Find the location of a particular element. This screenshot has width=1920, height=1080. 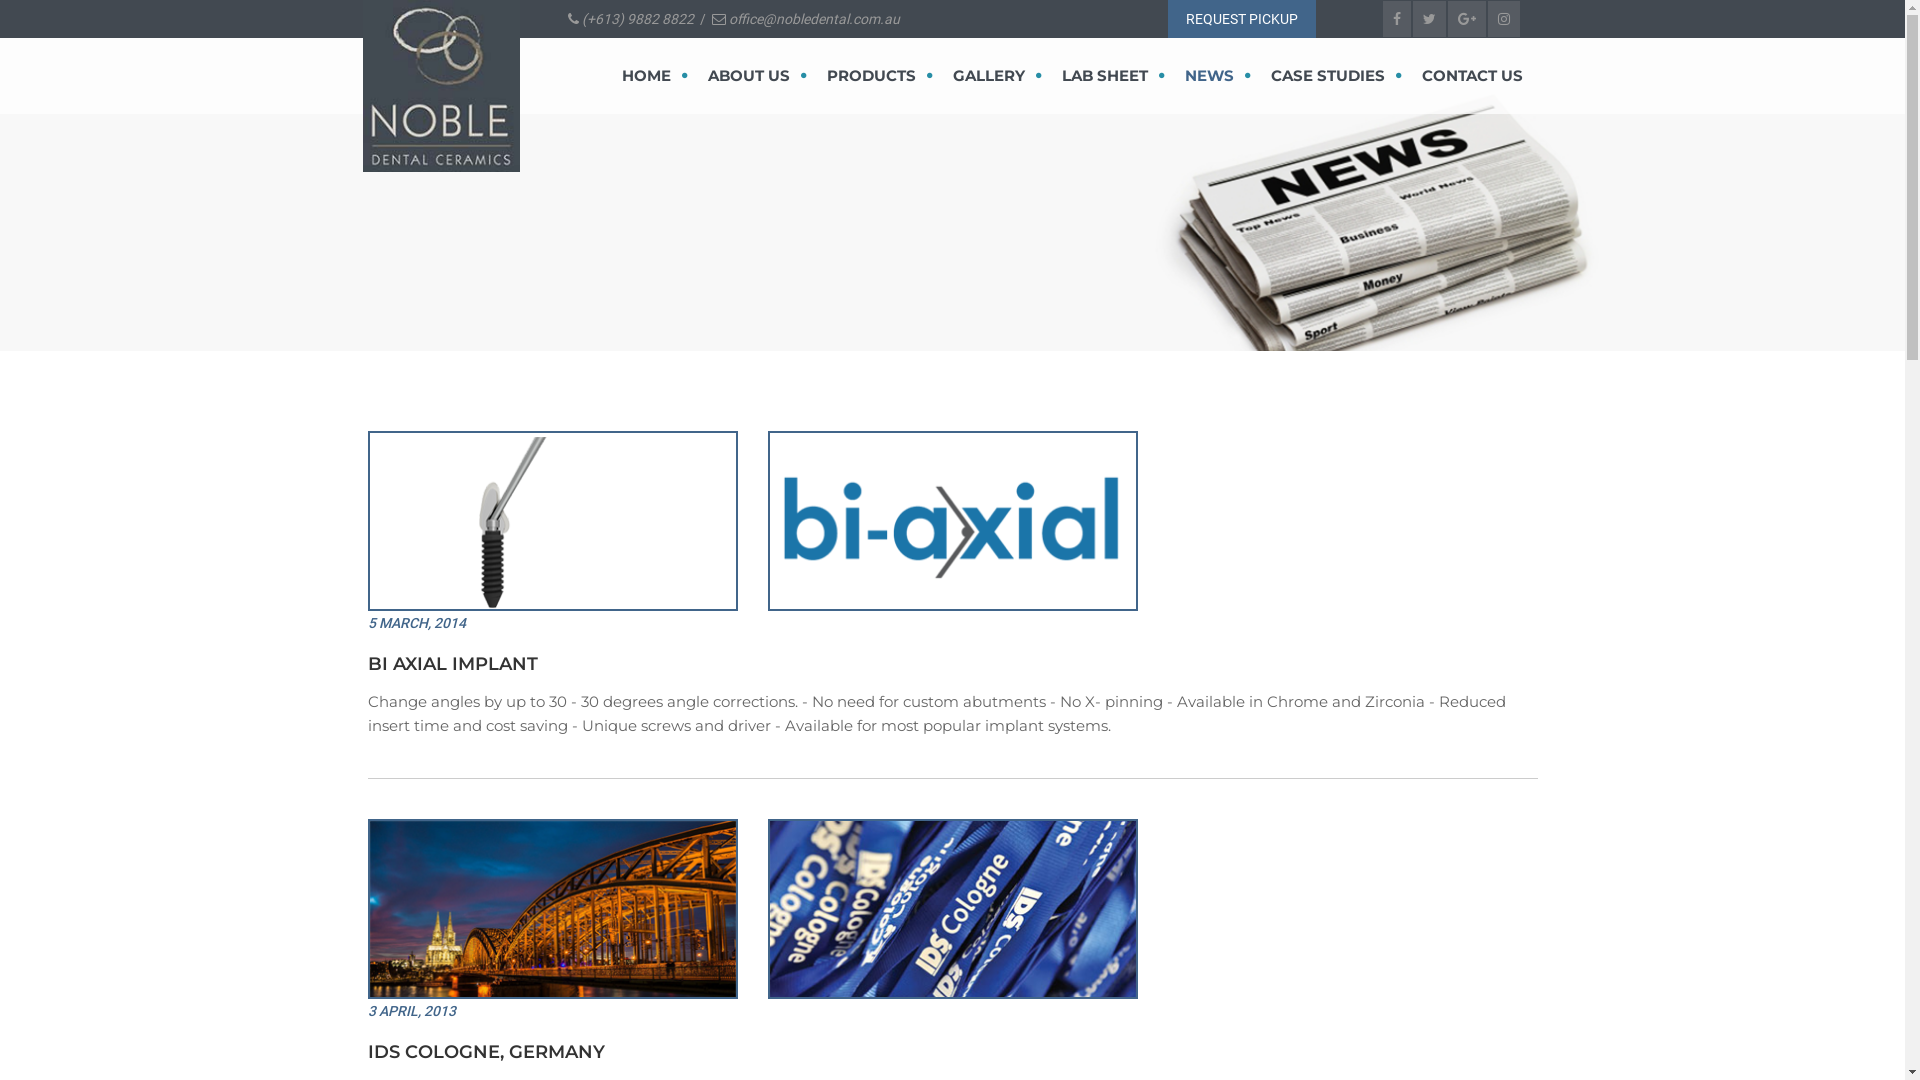

'CONTACT US' is located at coordinates (1467, 75).